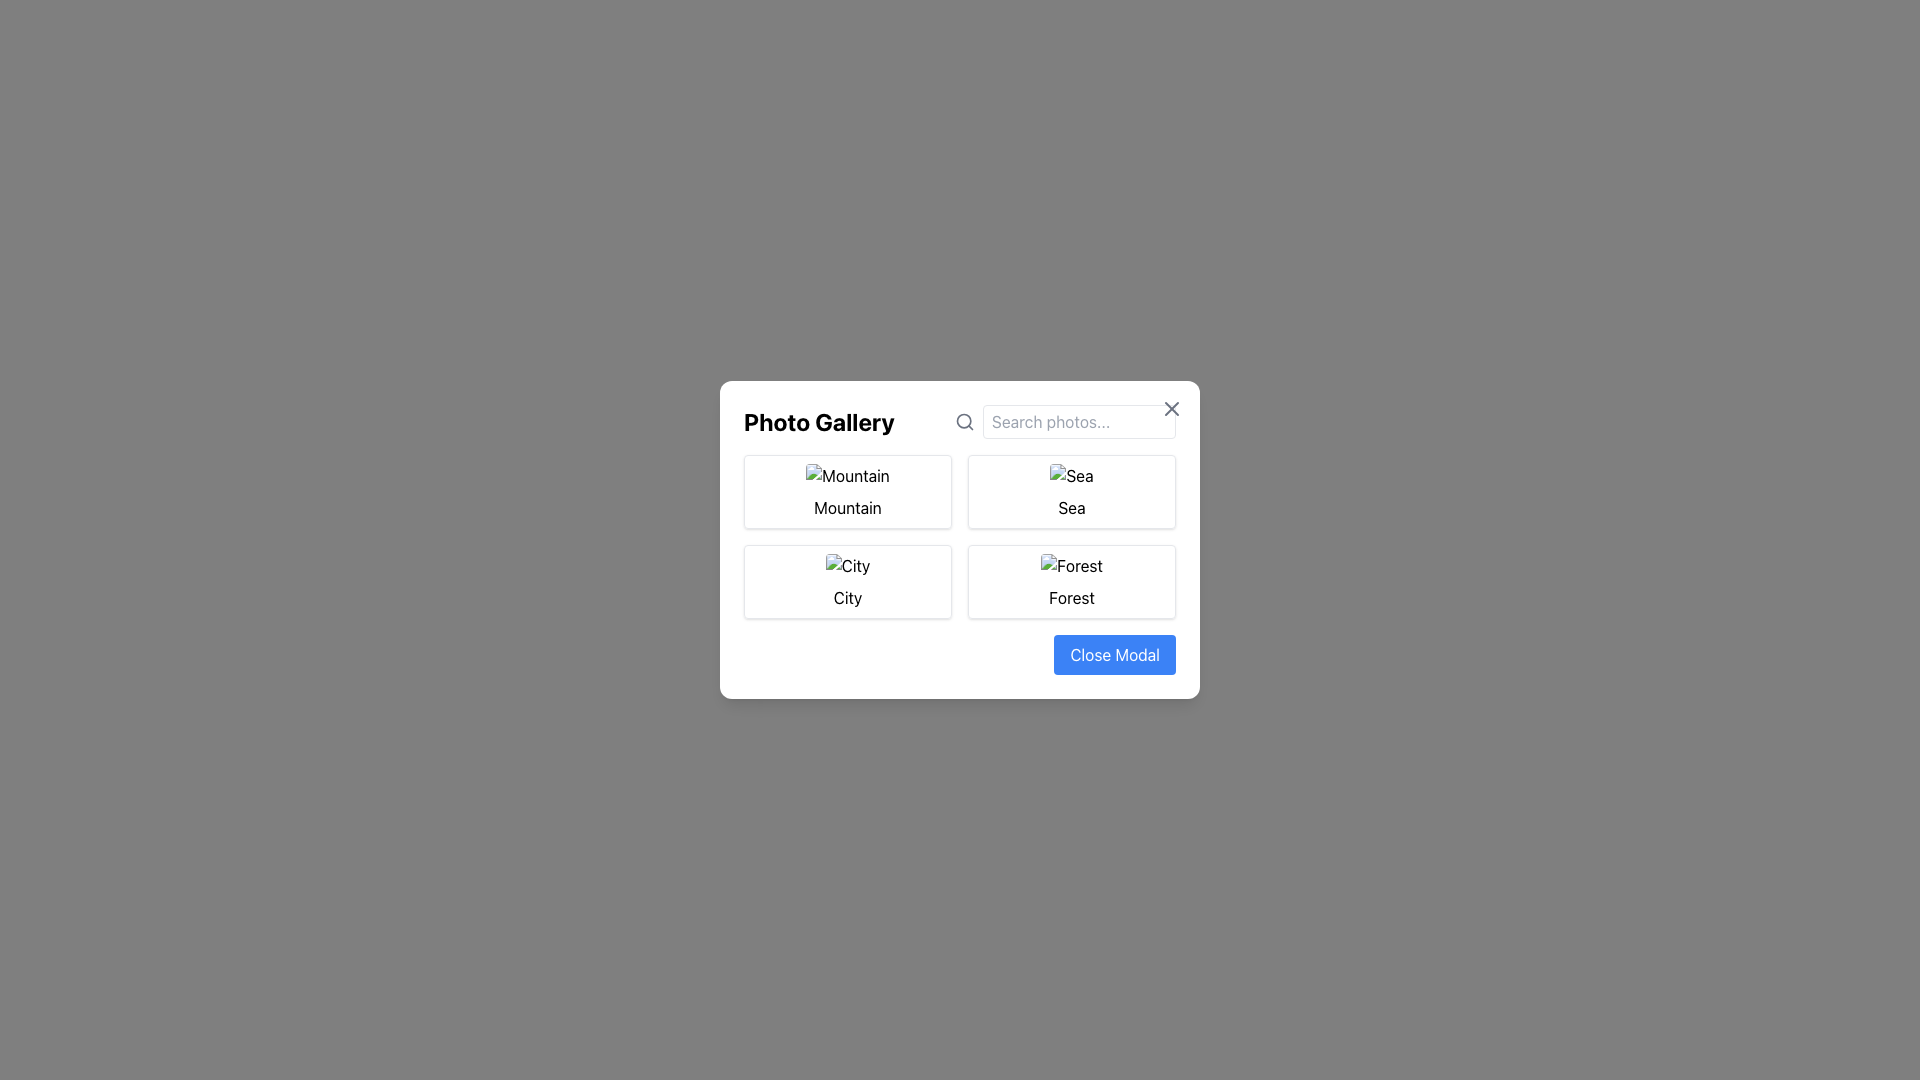 Image resolution: width=1920 pixels, height=1080 pixels. I want to click on the Text label that describes the thumbnail image located in the second row, first column of the 'Photo Gallery' dialog box, so click(848, 596).